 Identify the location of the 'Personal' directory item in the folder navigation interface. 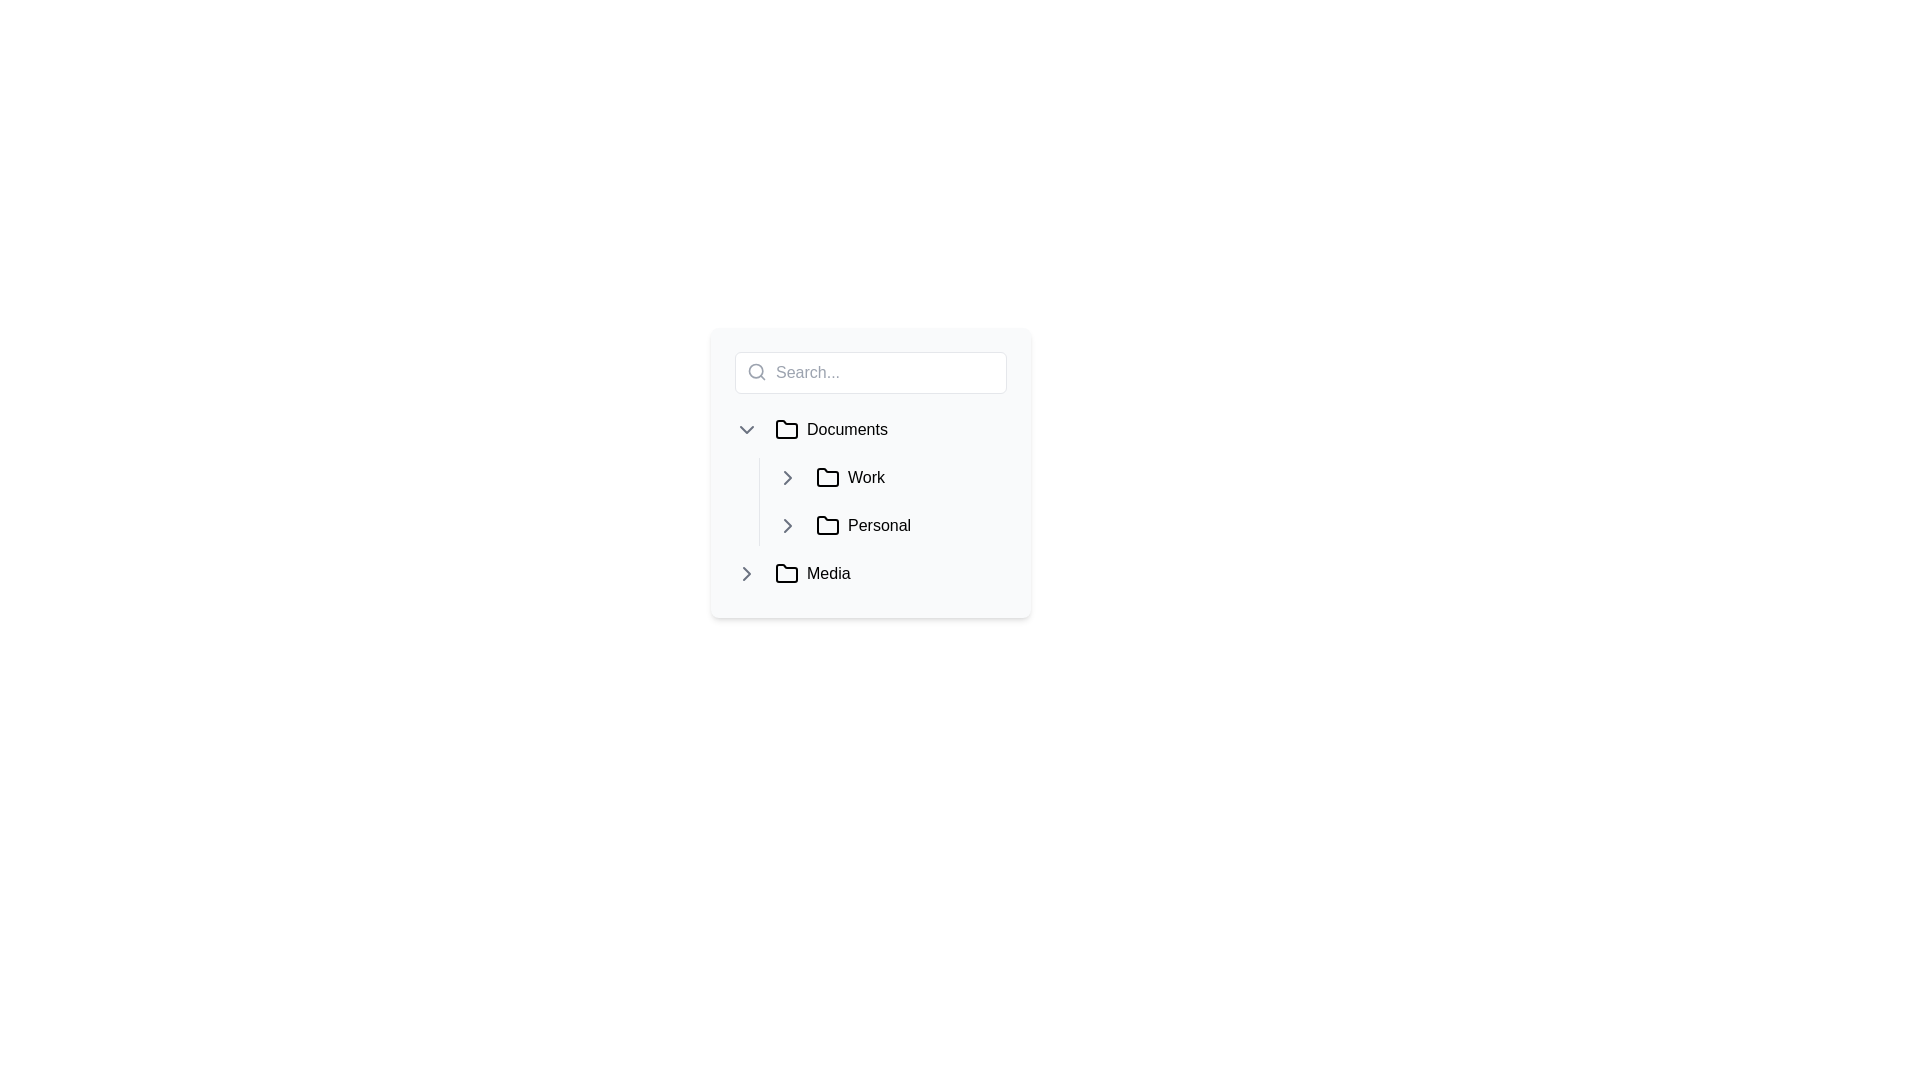
(890, 524).